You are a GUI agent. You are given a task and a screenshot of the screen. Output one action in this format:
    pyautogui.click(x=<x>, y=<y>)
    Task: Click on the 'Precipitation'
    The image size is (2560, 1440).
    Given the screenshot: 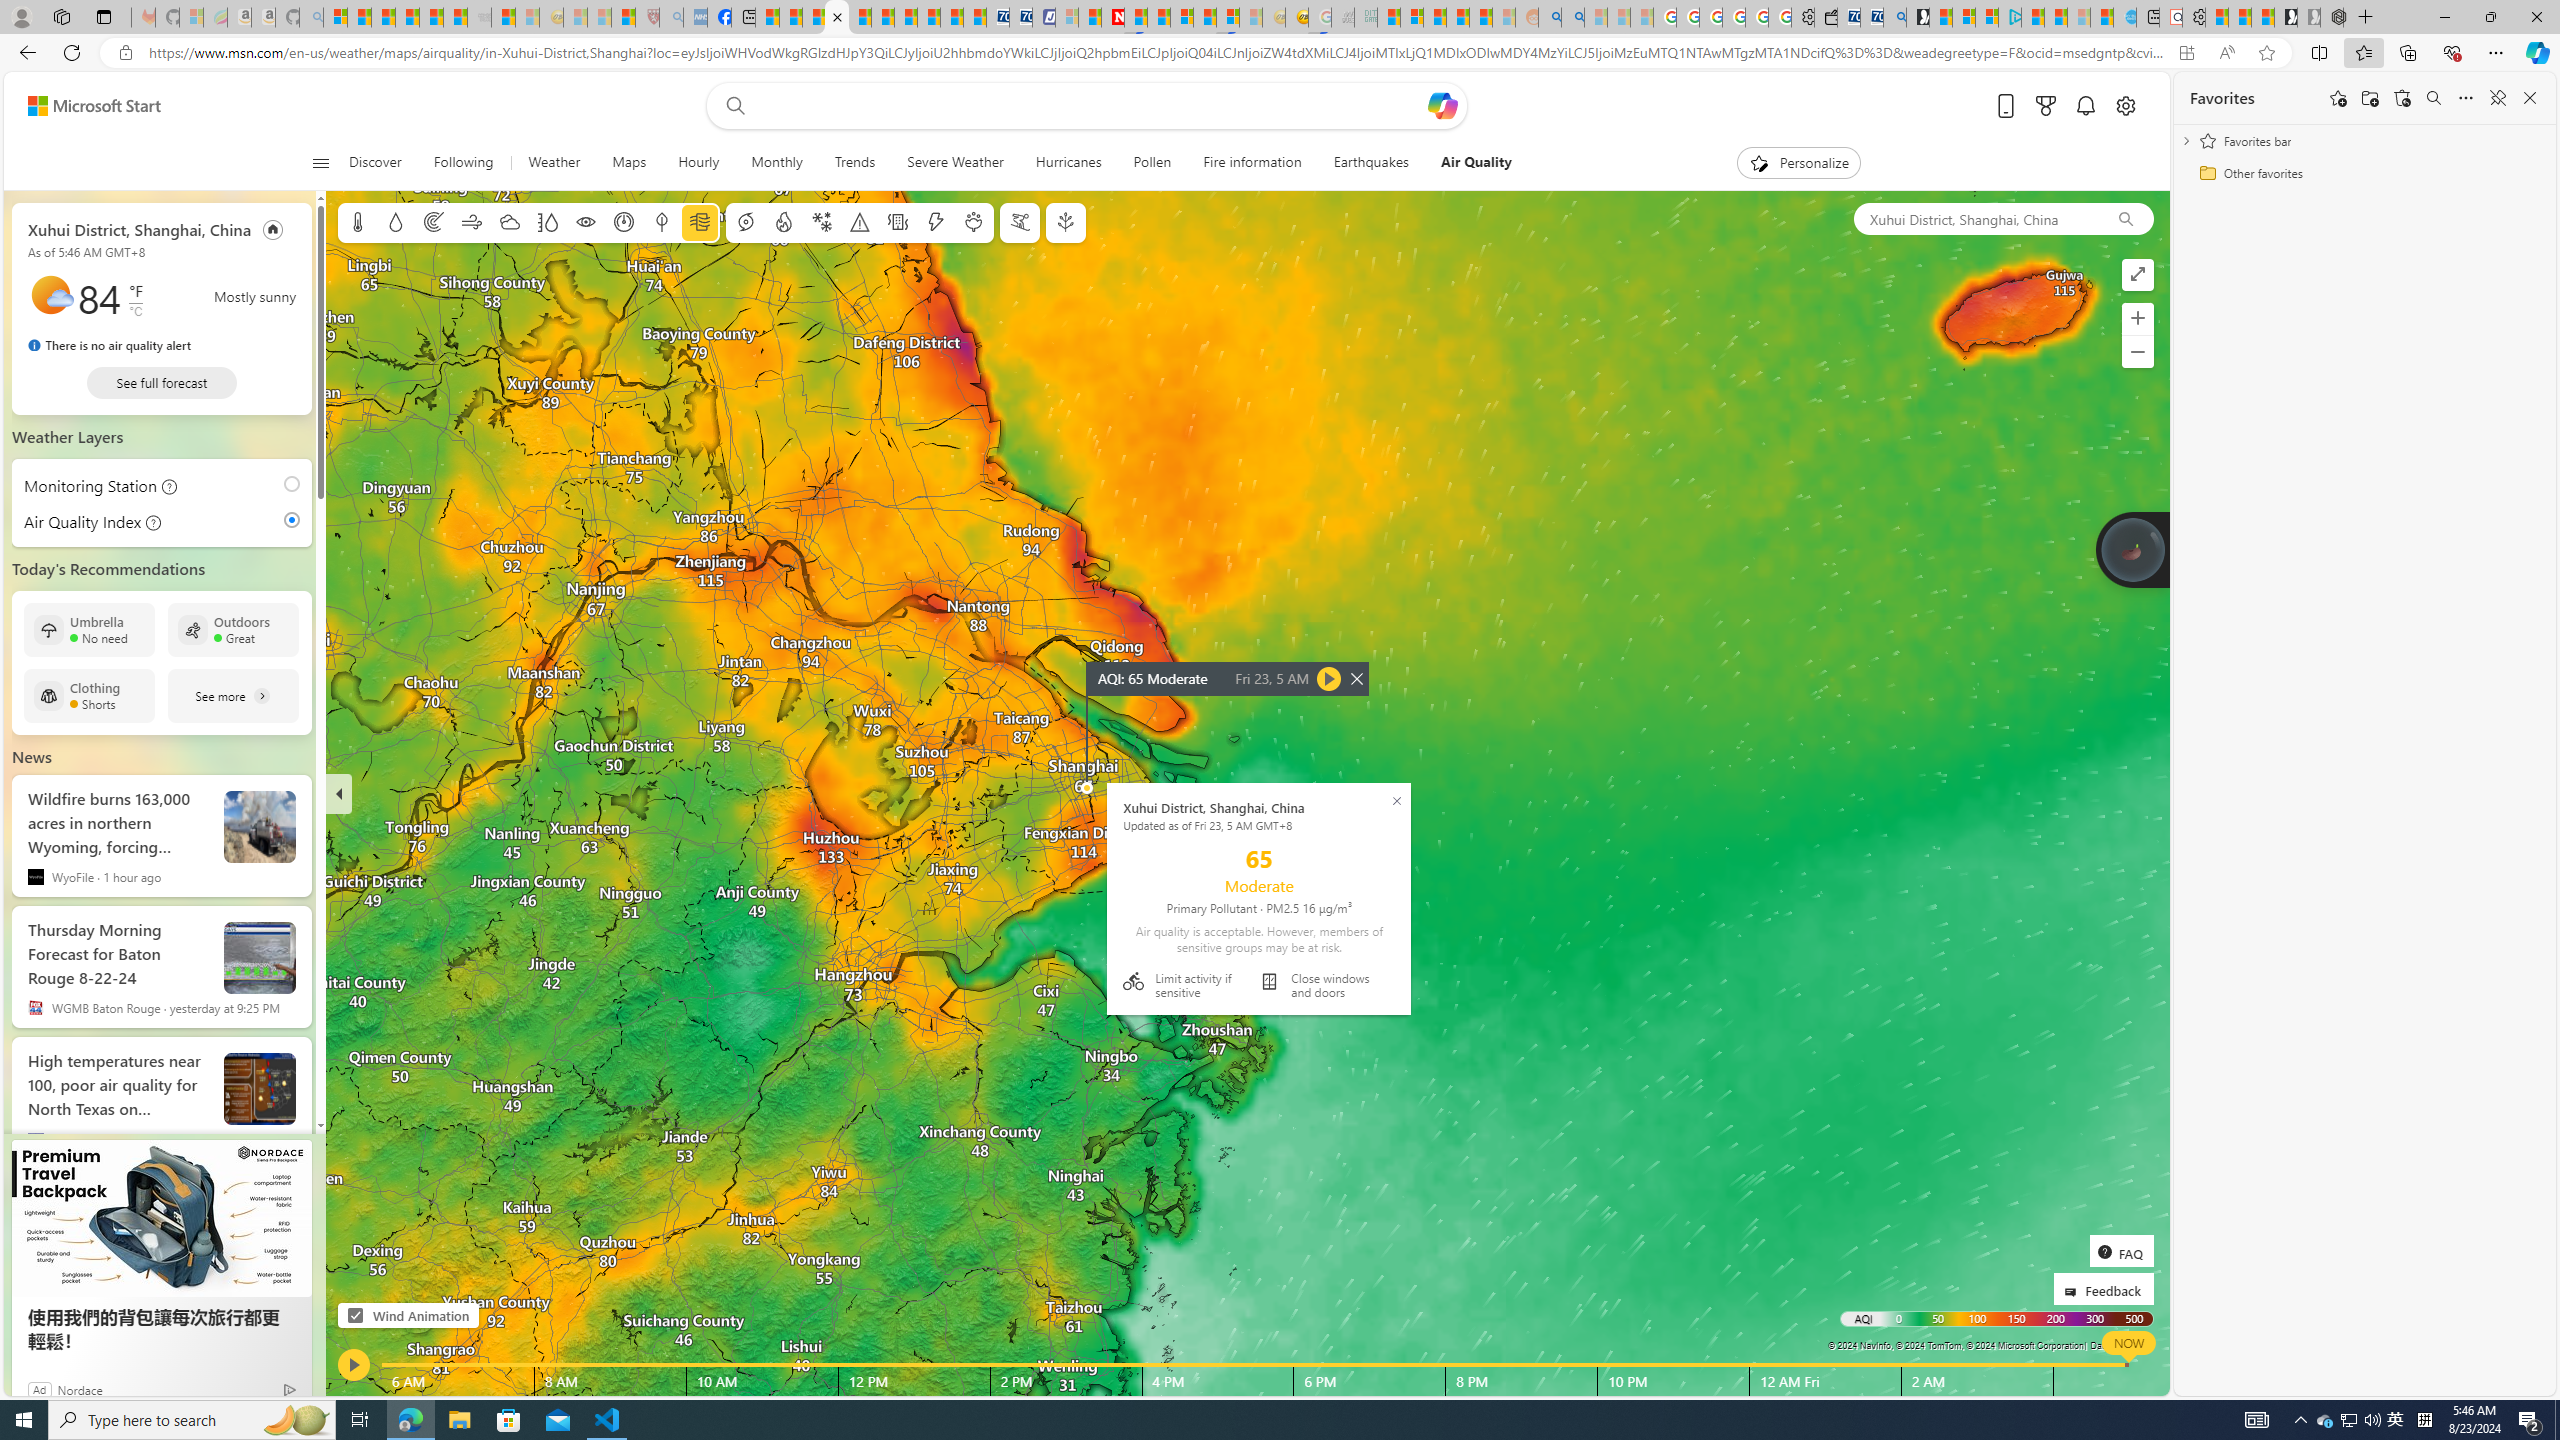 What is the action you would take?
    pyautogui.click(x=395, y=222)
    